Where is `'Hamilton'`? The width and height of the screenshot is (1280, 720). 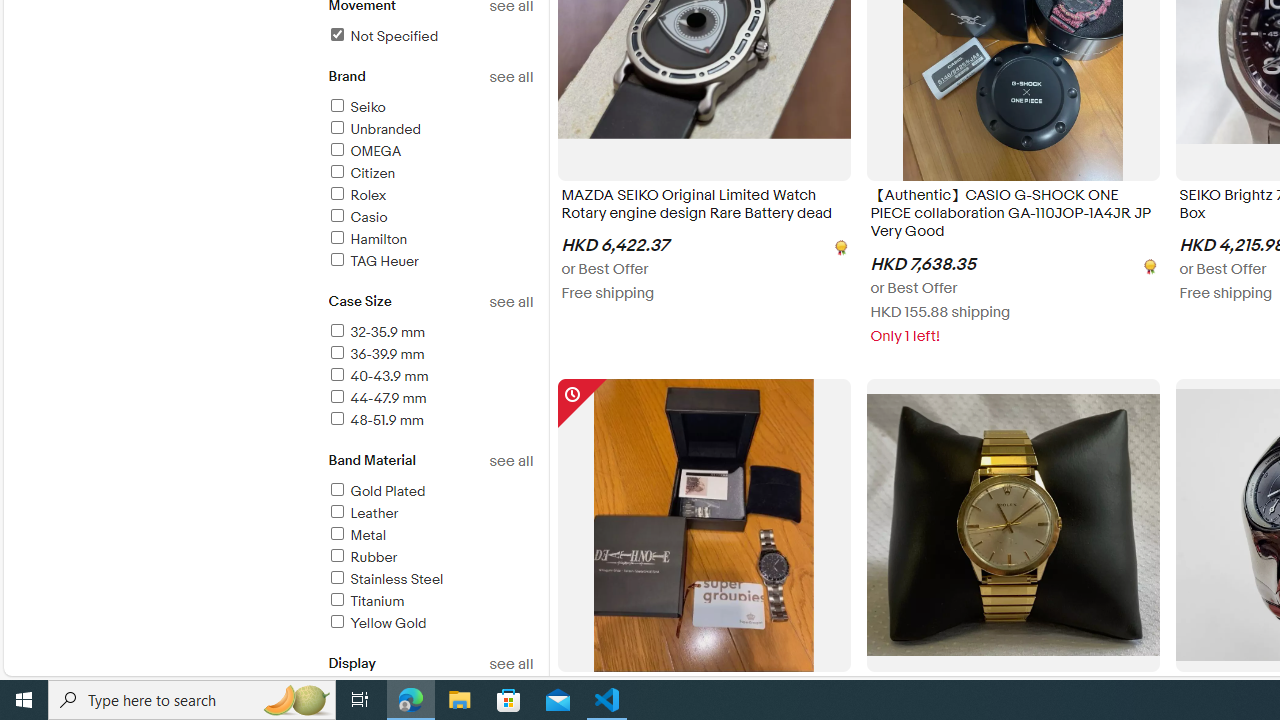
'Hamilton' is located at coordinates (367, 238).